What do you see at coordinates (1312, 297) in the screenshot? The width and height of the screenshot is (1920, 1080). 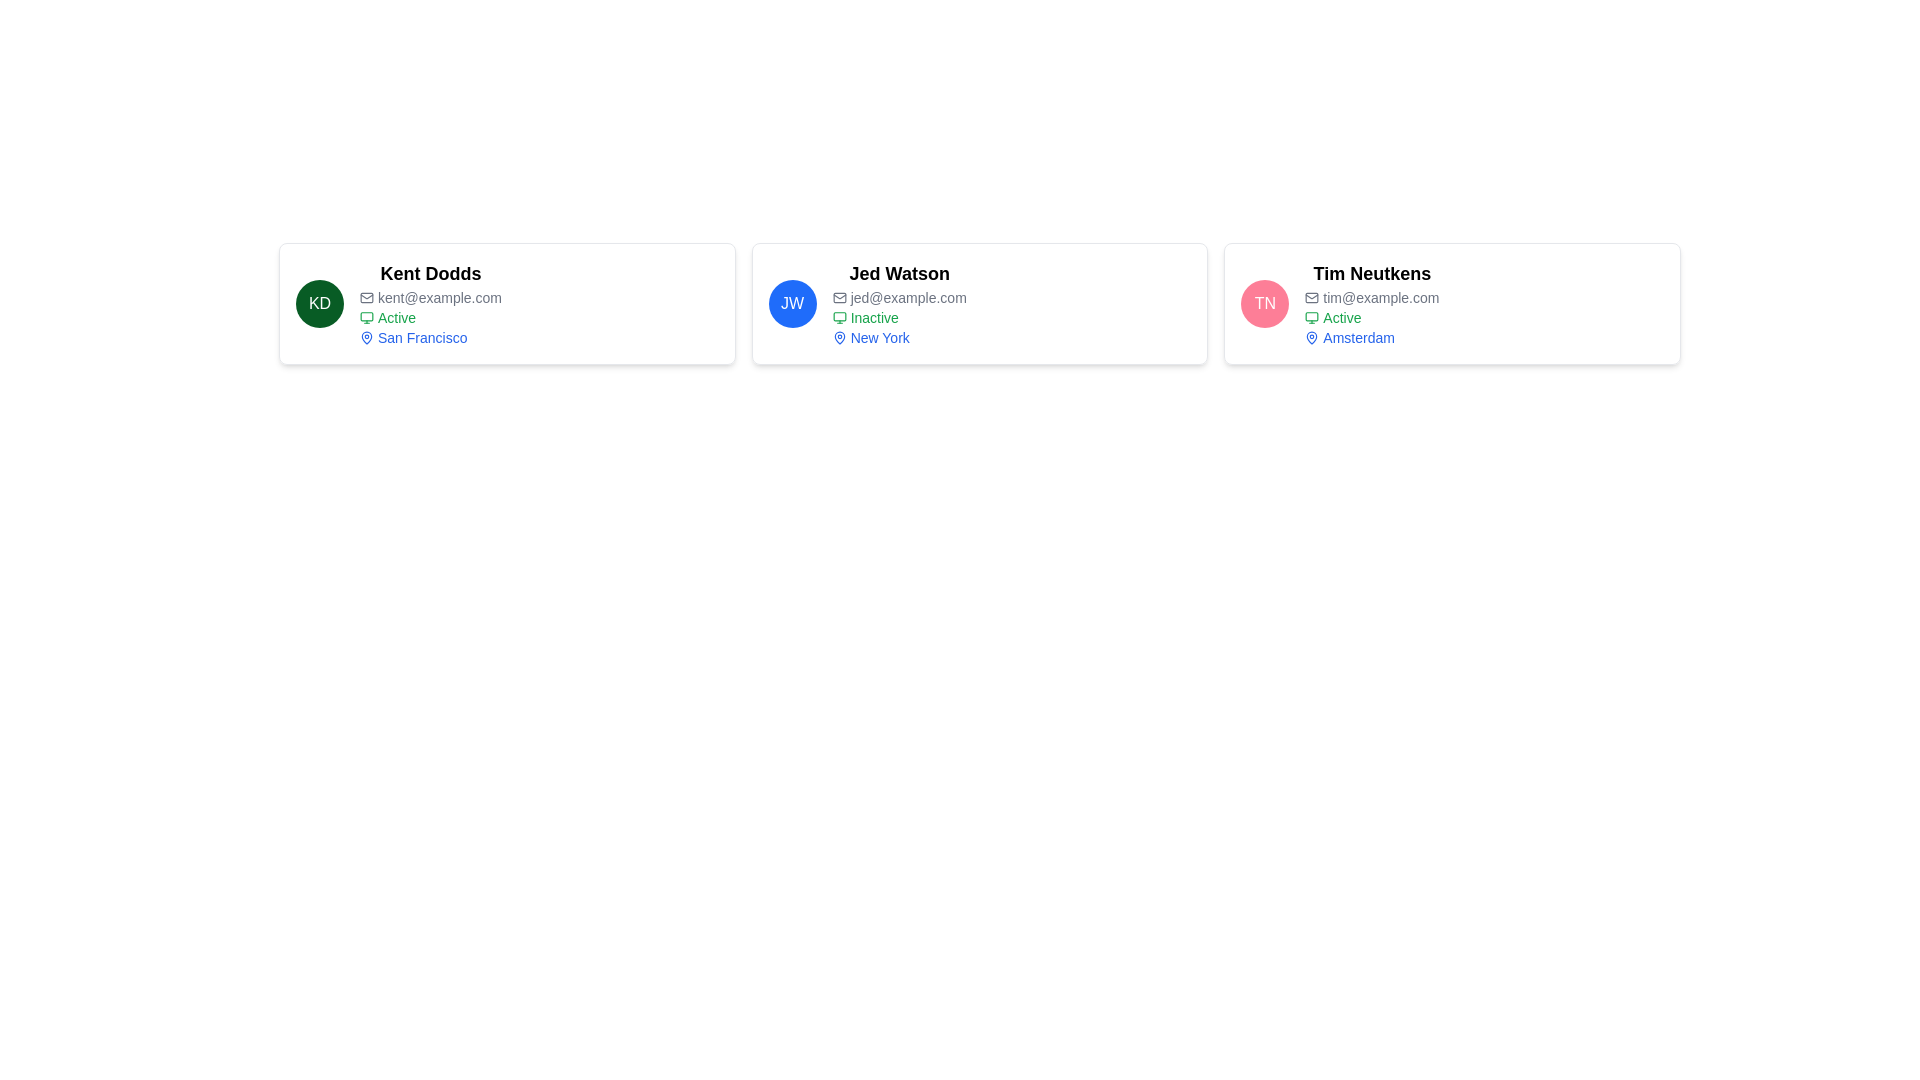 I see `the envelope icon located in the email section of the card labeled 'Tim Neutkens', which is positioned to the left of the email address 'tim@example.com'` at bounding box center [1312, 297].